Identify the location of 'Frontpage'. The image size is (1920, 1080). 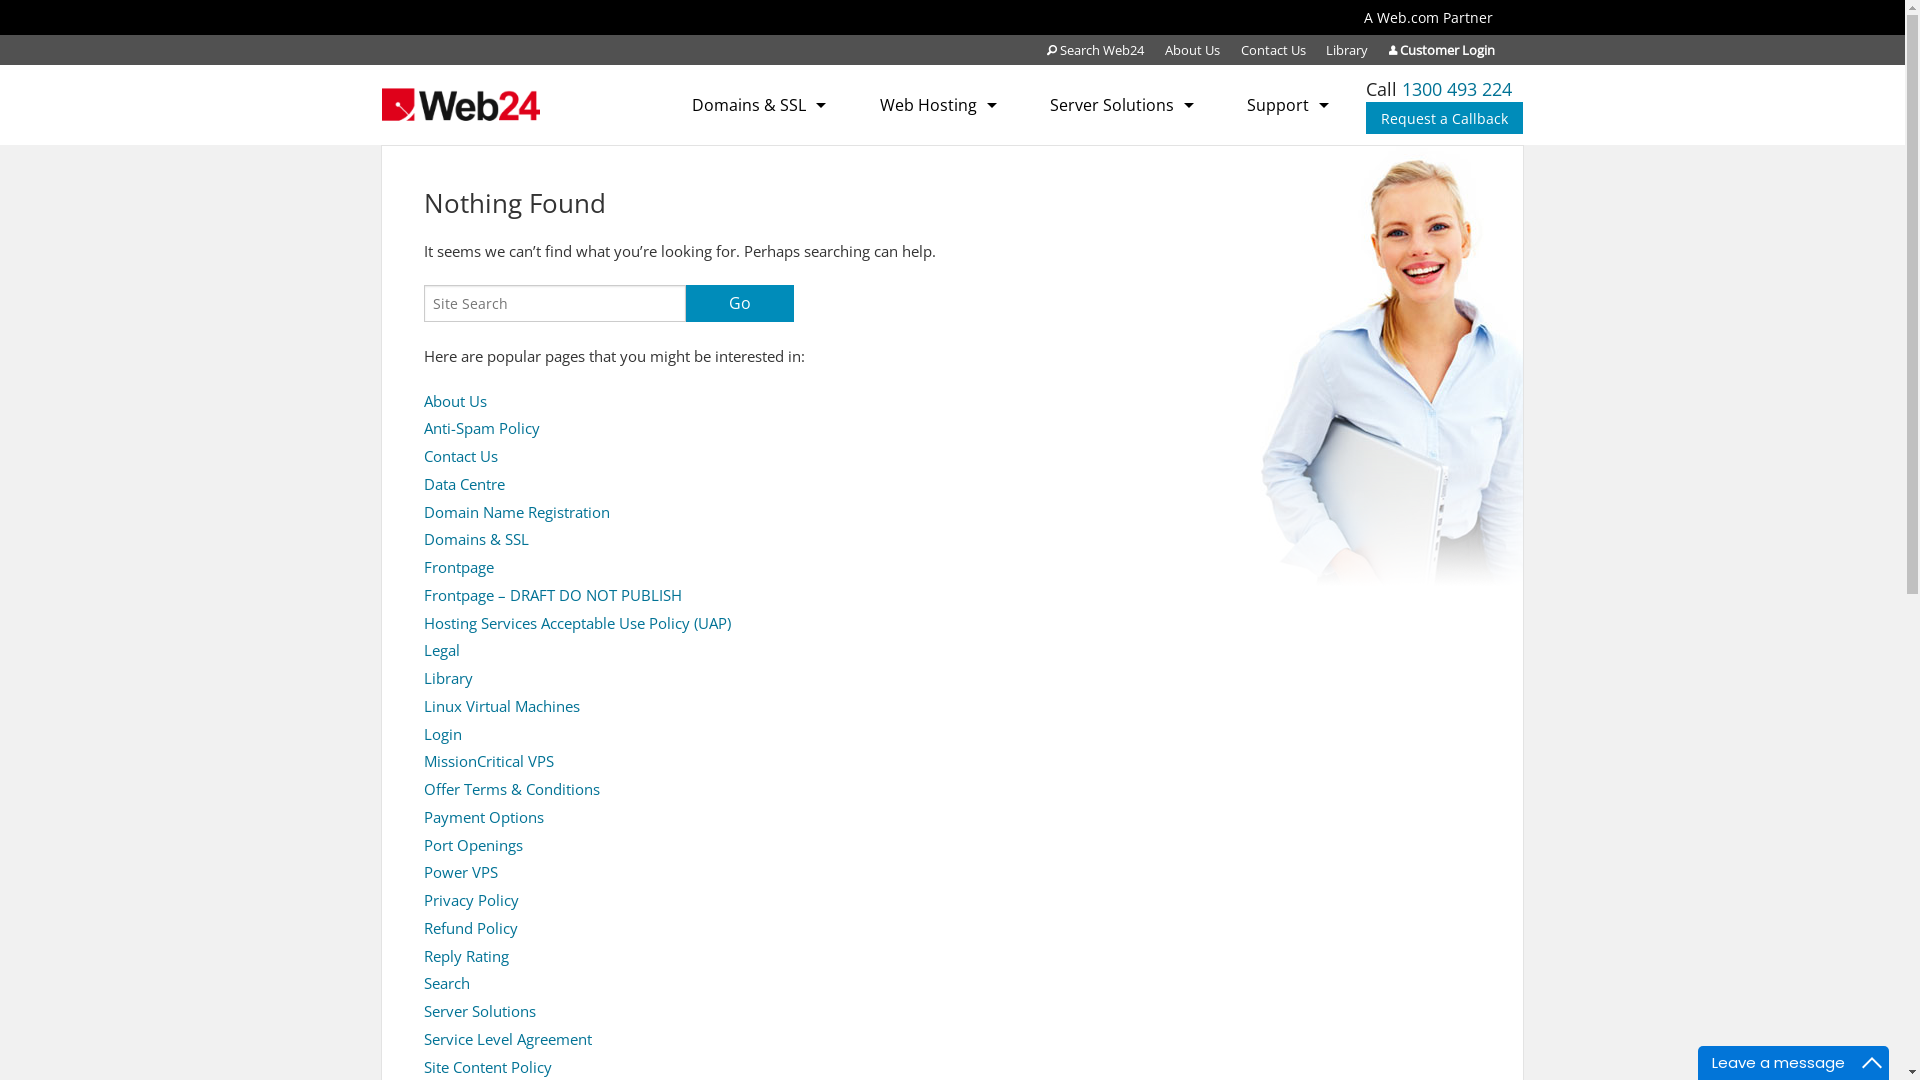
(458, 567).